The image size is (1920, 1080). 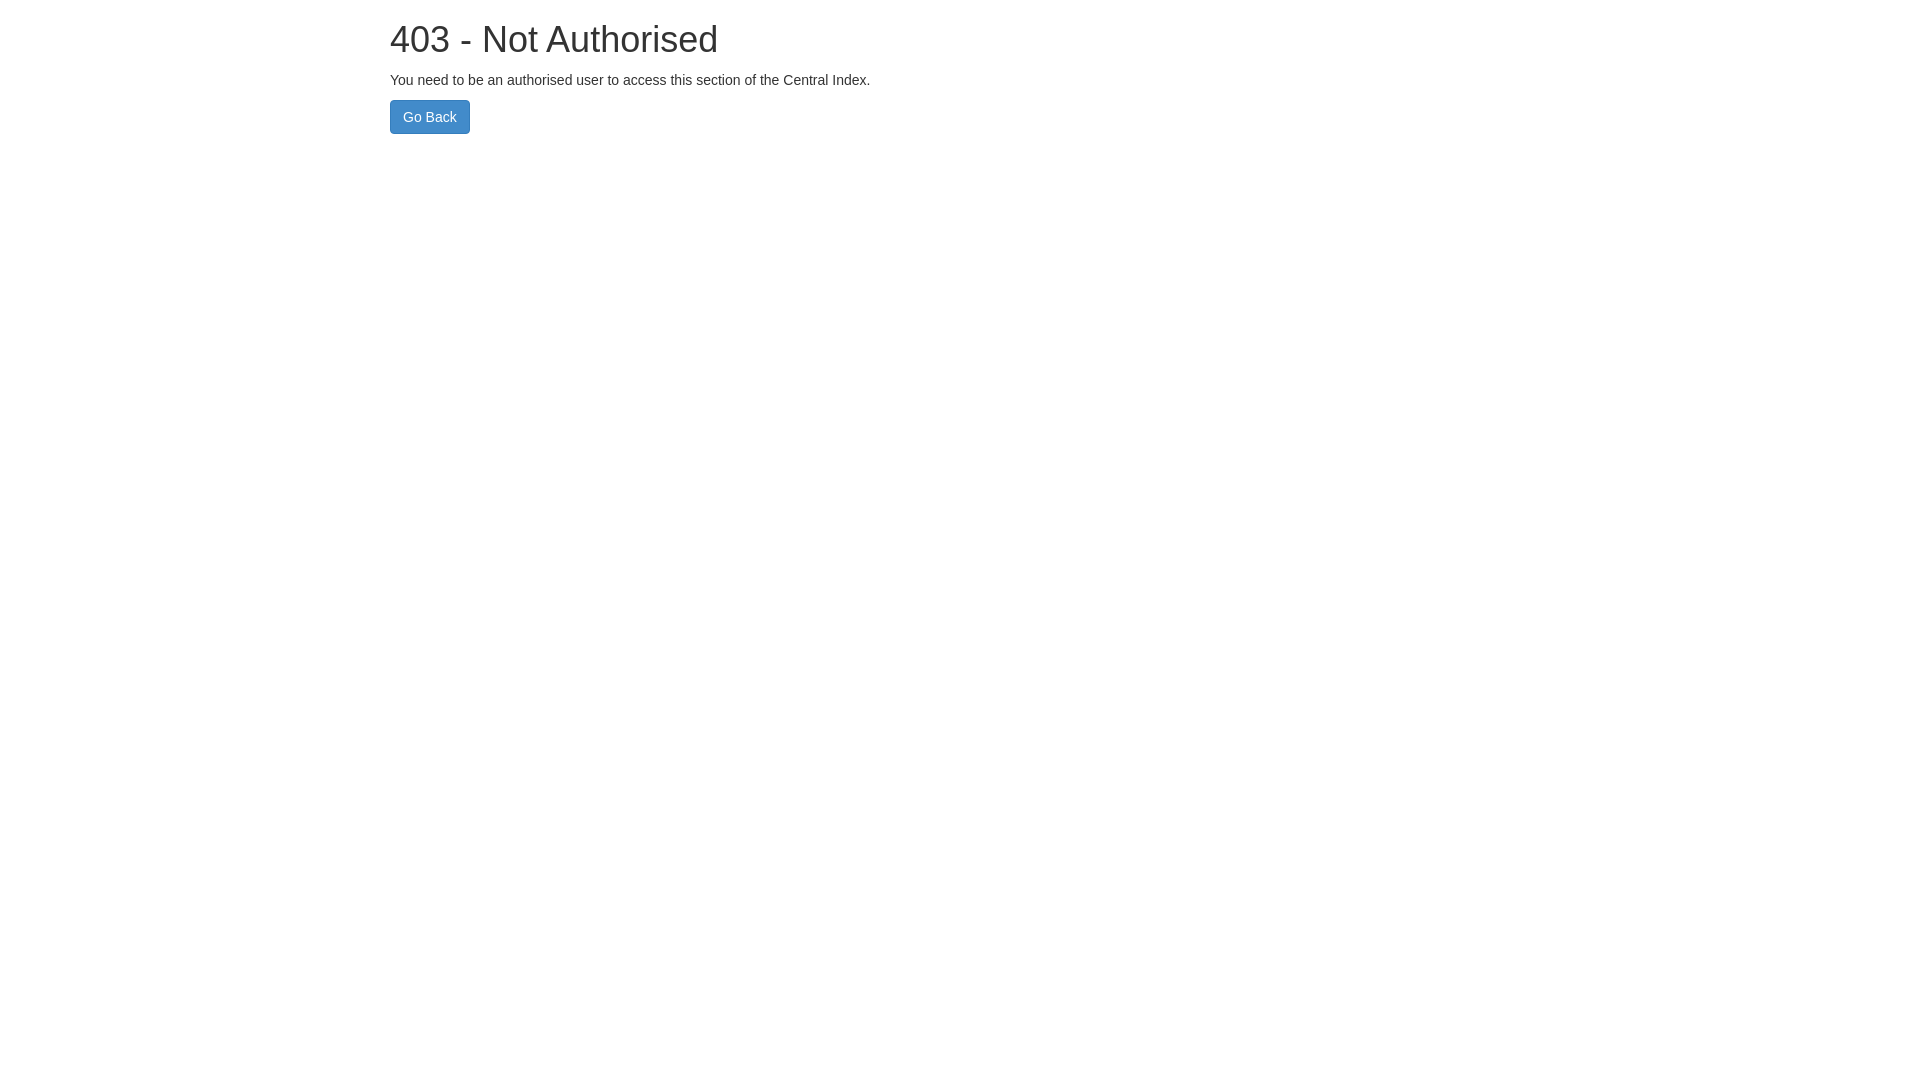 What do you see at coordinates (429, 116) in the screenshot?
I see `'Go Back'` at bounding box center [429, 116].